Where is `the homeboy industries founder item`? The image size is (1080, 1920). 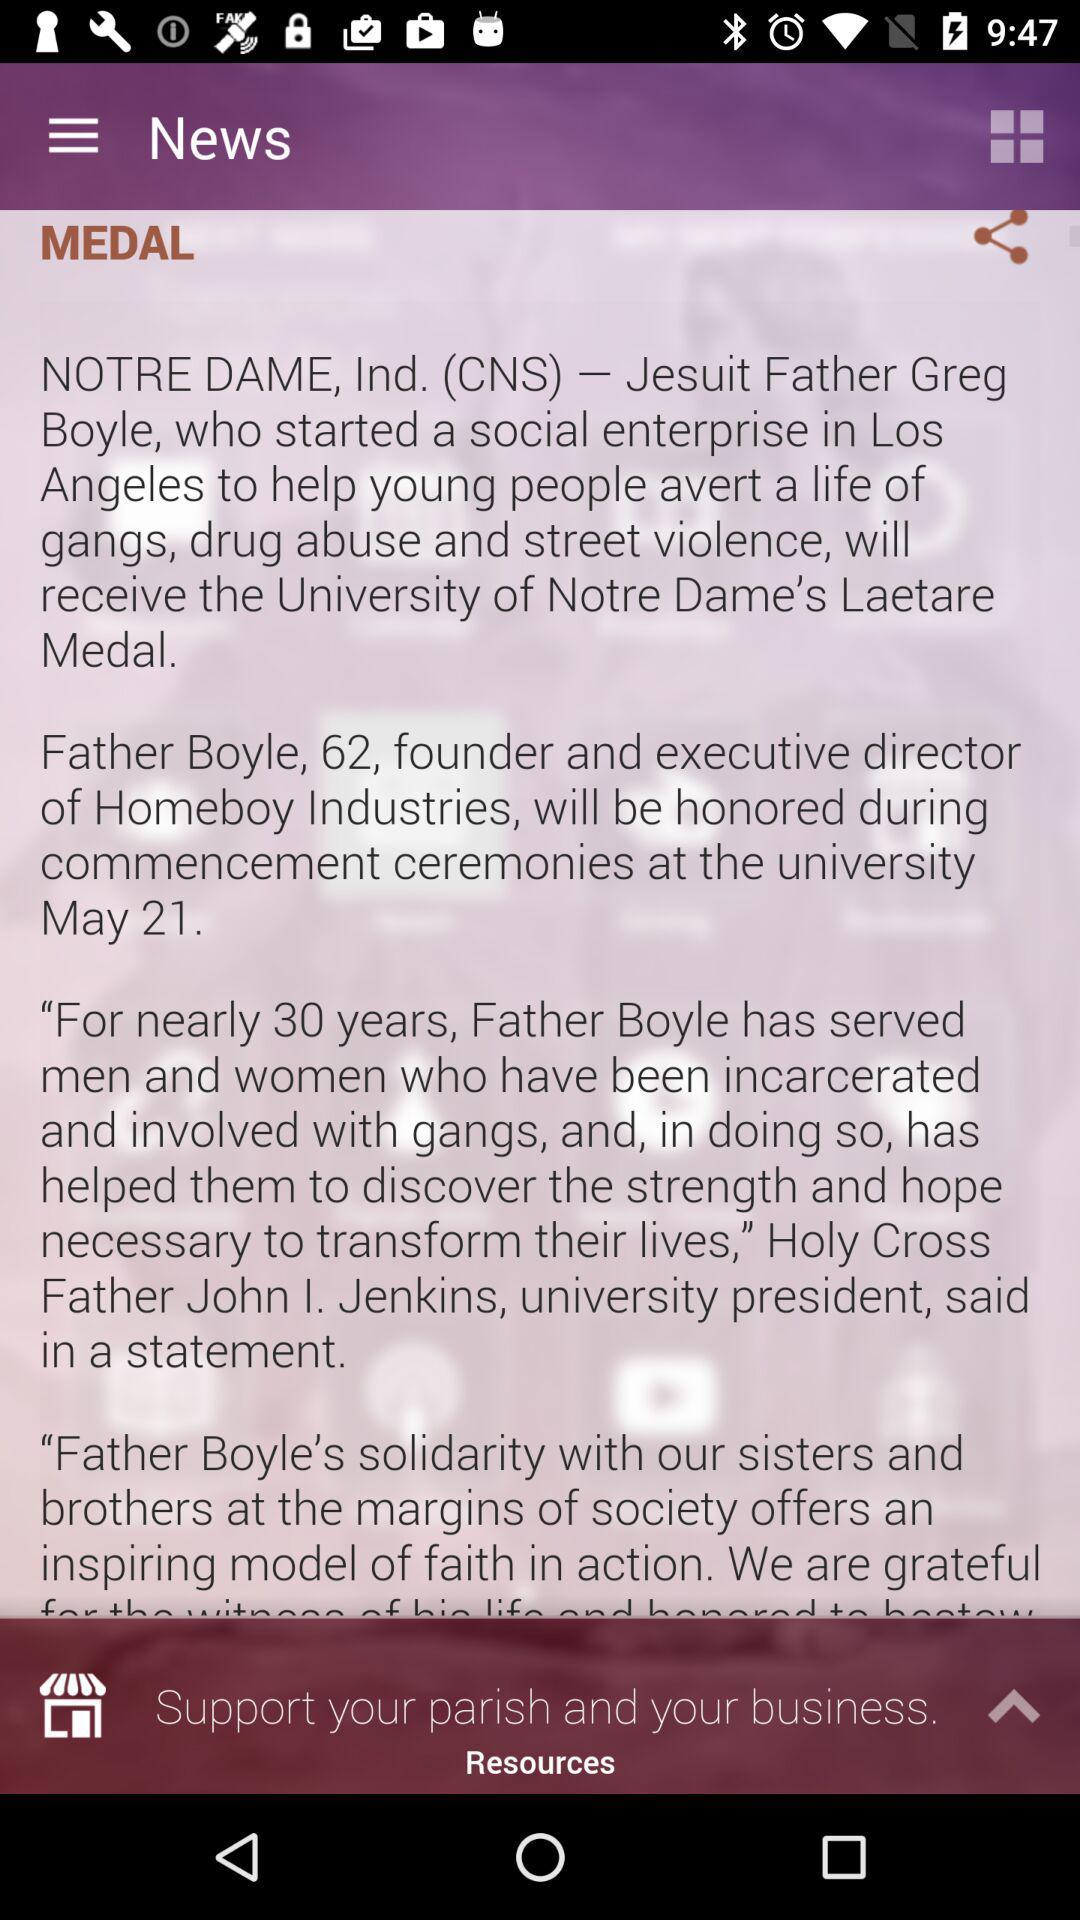
the homeboy industries founder item is located at coordinates (477, 241).